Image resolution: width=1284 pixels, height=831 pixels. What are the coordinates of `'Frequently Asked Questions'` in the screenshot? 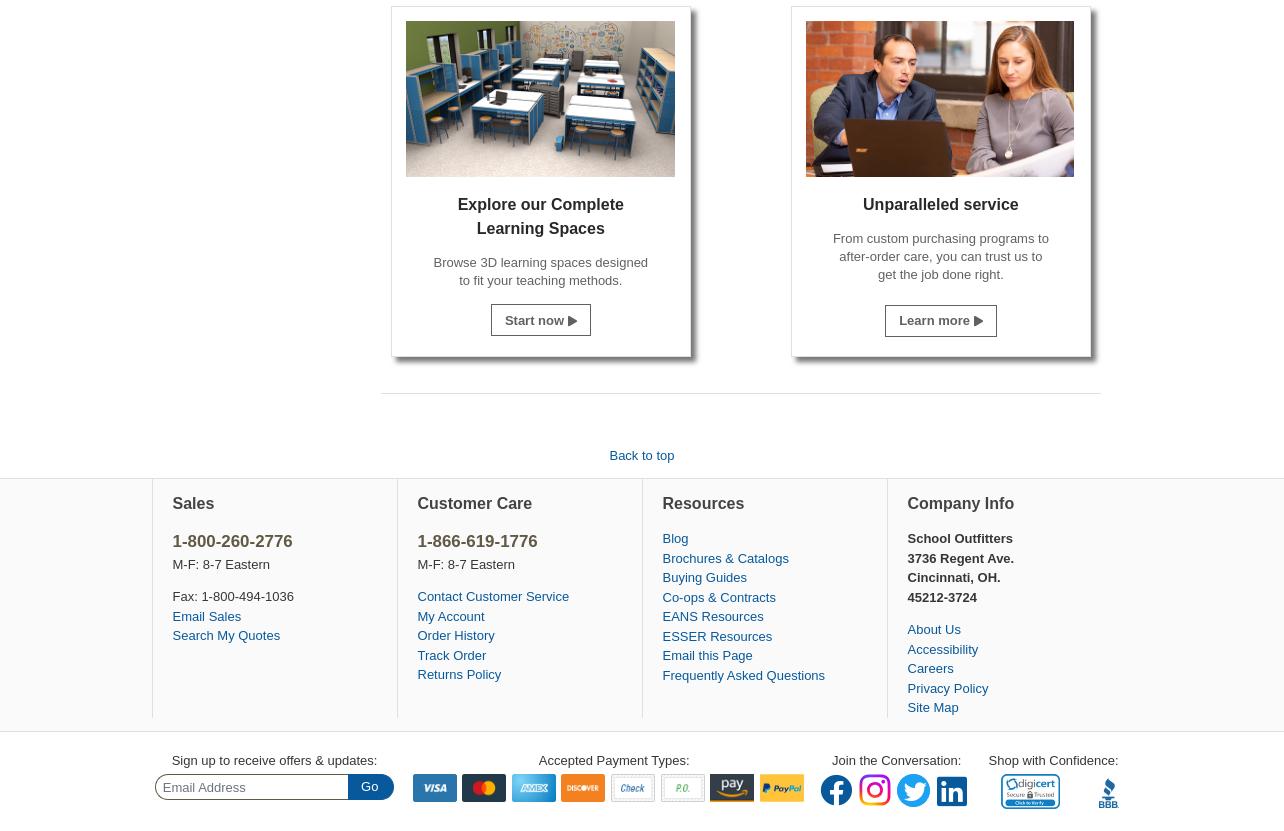 It's located at (662, 674).